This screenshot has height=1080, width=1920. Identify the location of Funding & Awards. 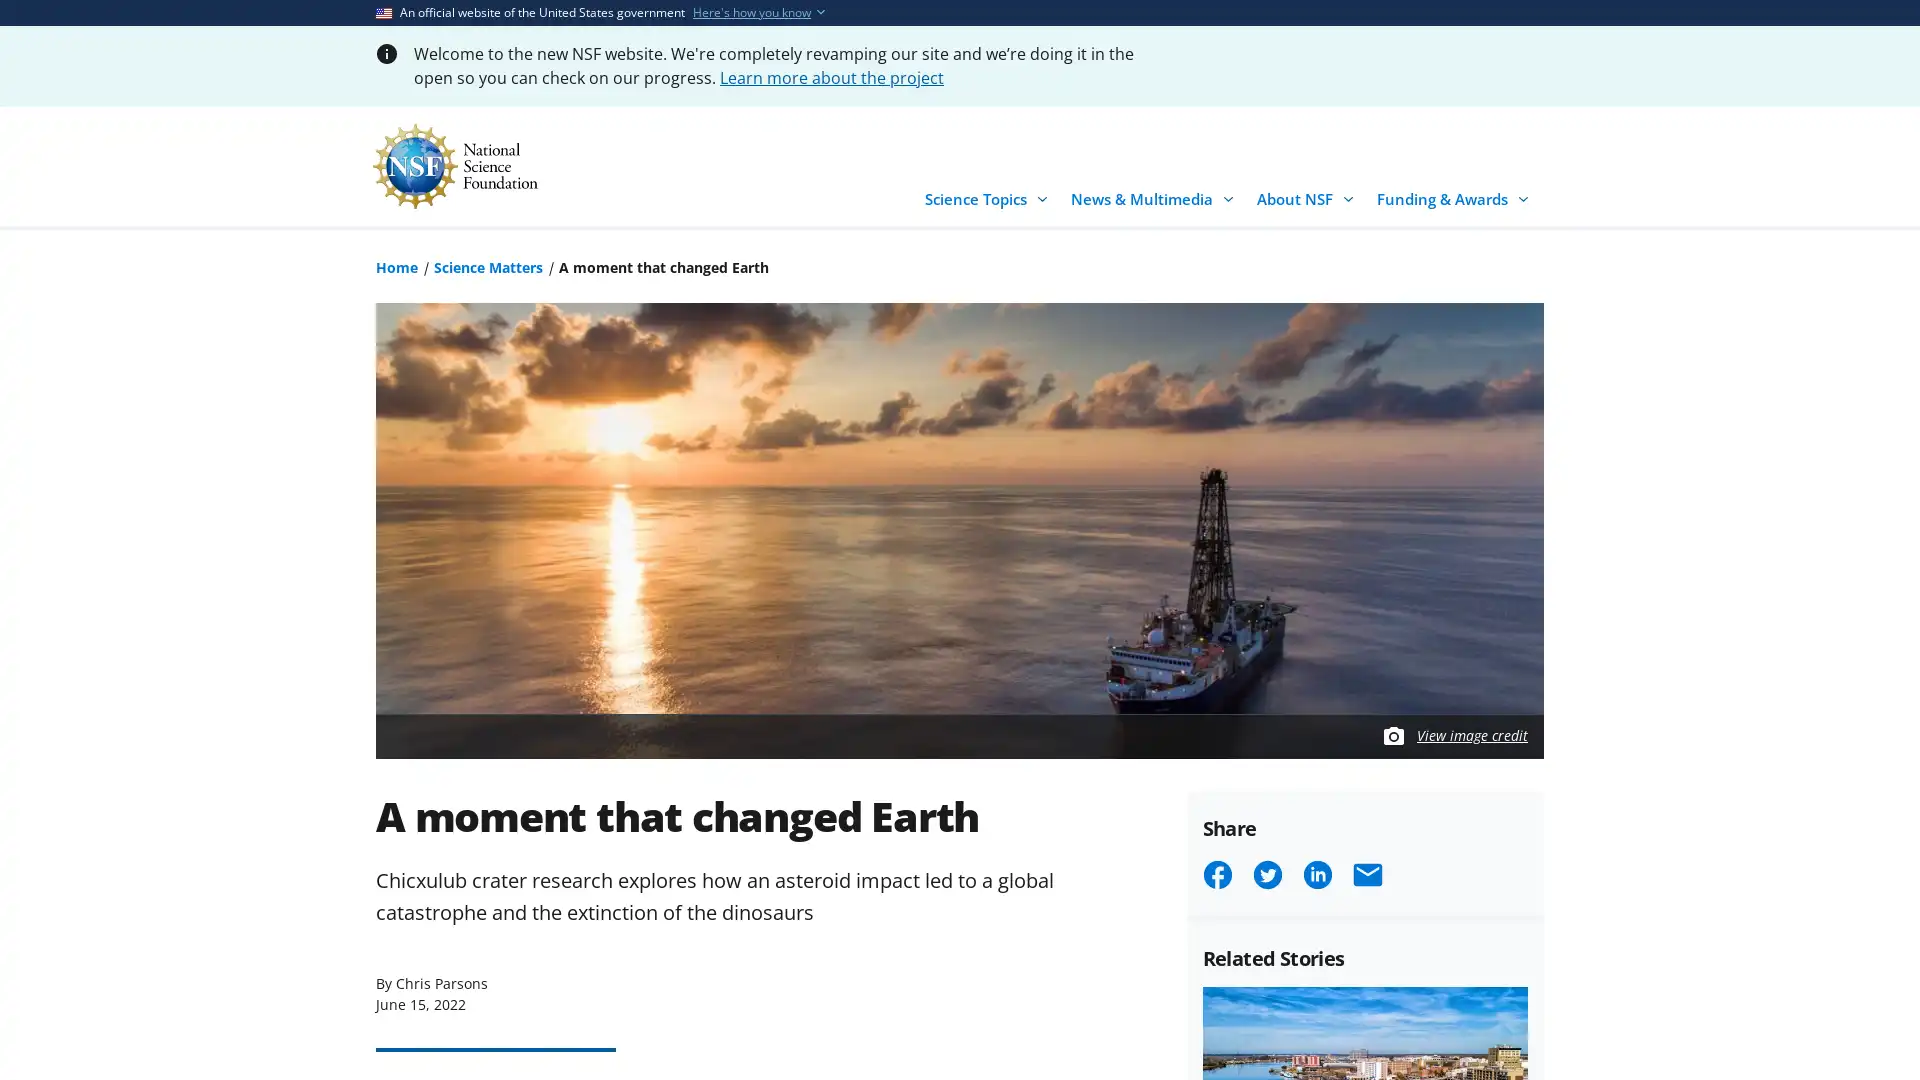
(1456, 193).